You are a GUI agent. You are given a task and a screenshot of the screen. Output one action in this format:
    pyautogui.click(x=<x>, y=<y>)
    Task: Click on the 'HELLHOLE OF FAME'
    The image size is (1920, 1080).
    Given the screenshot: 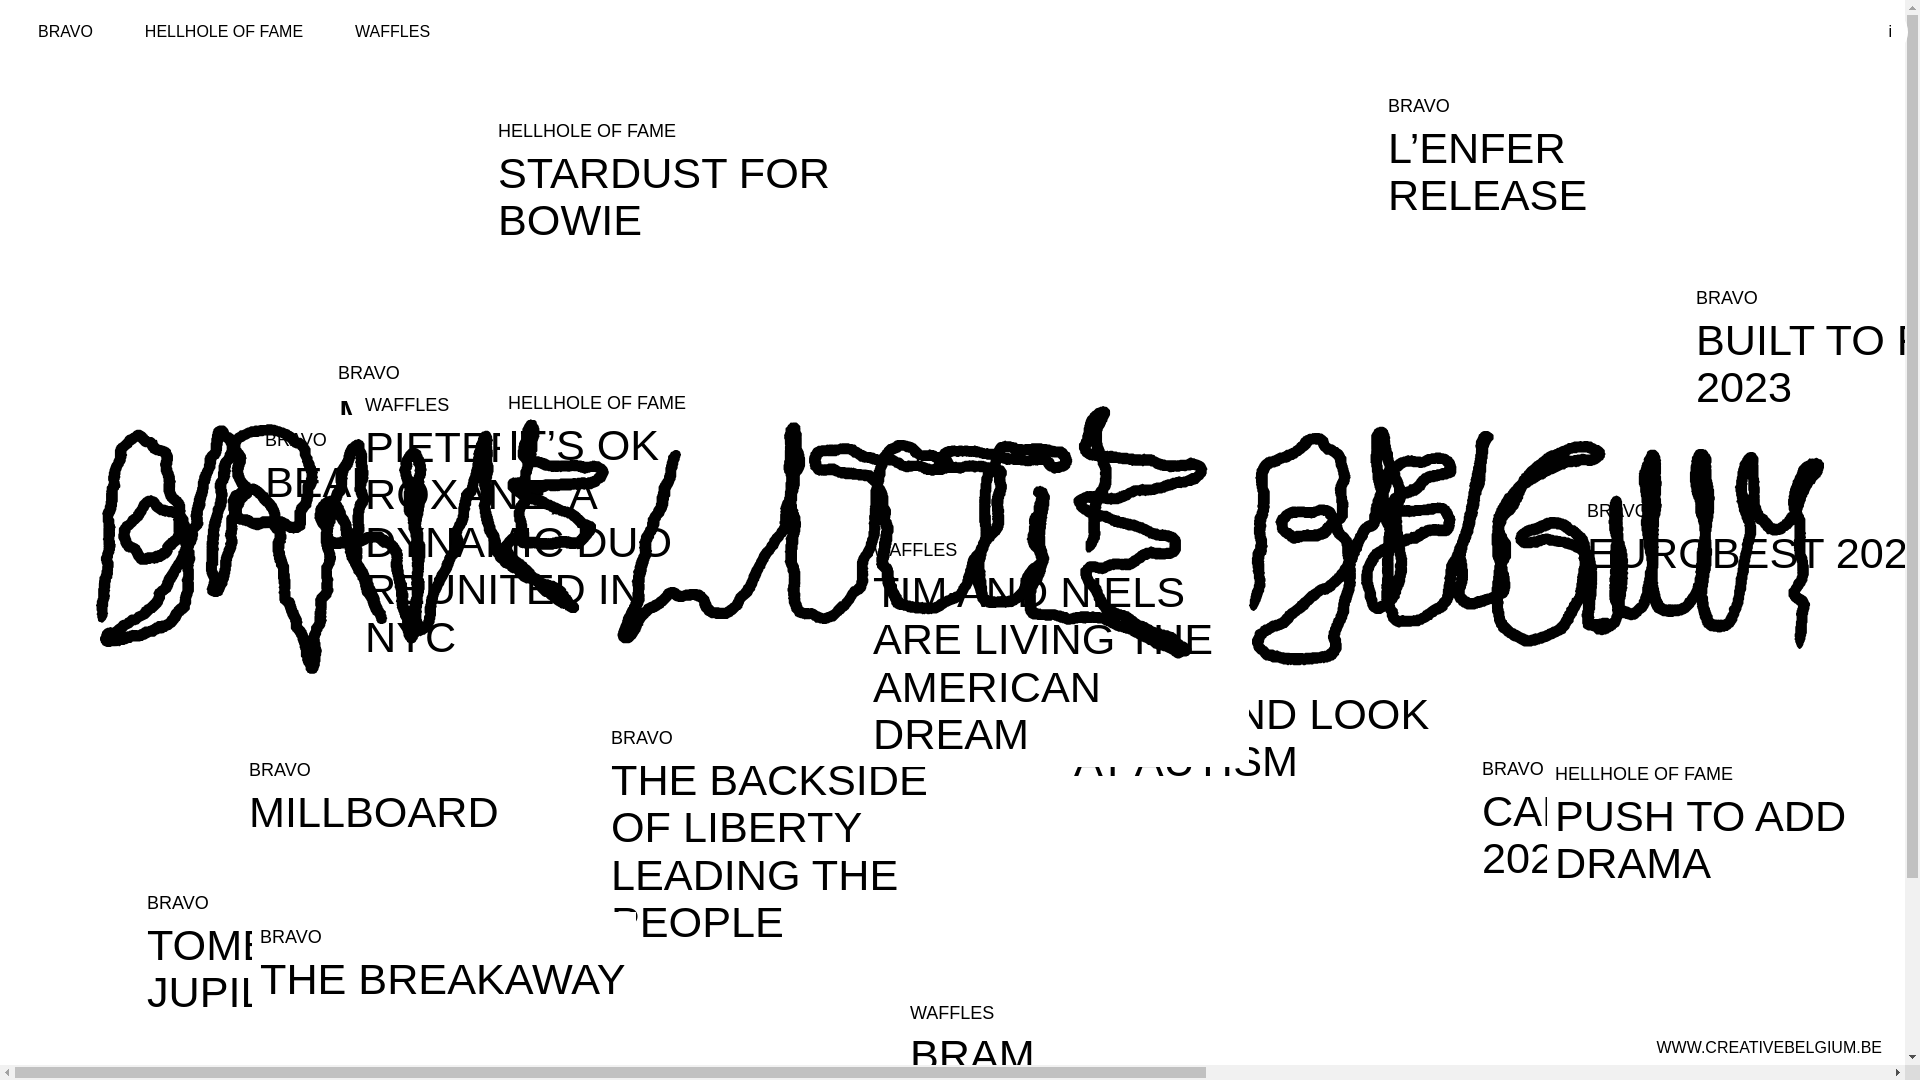 What is the action you would take?
    pyautogui.click(x=224, y=31)
    